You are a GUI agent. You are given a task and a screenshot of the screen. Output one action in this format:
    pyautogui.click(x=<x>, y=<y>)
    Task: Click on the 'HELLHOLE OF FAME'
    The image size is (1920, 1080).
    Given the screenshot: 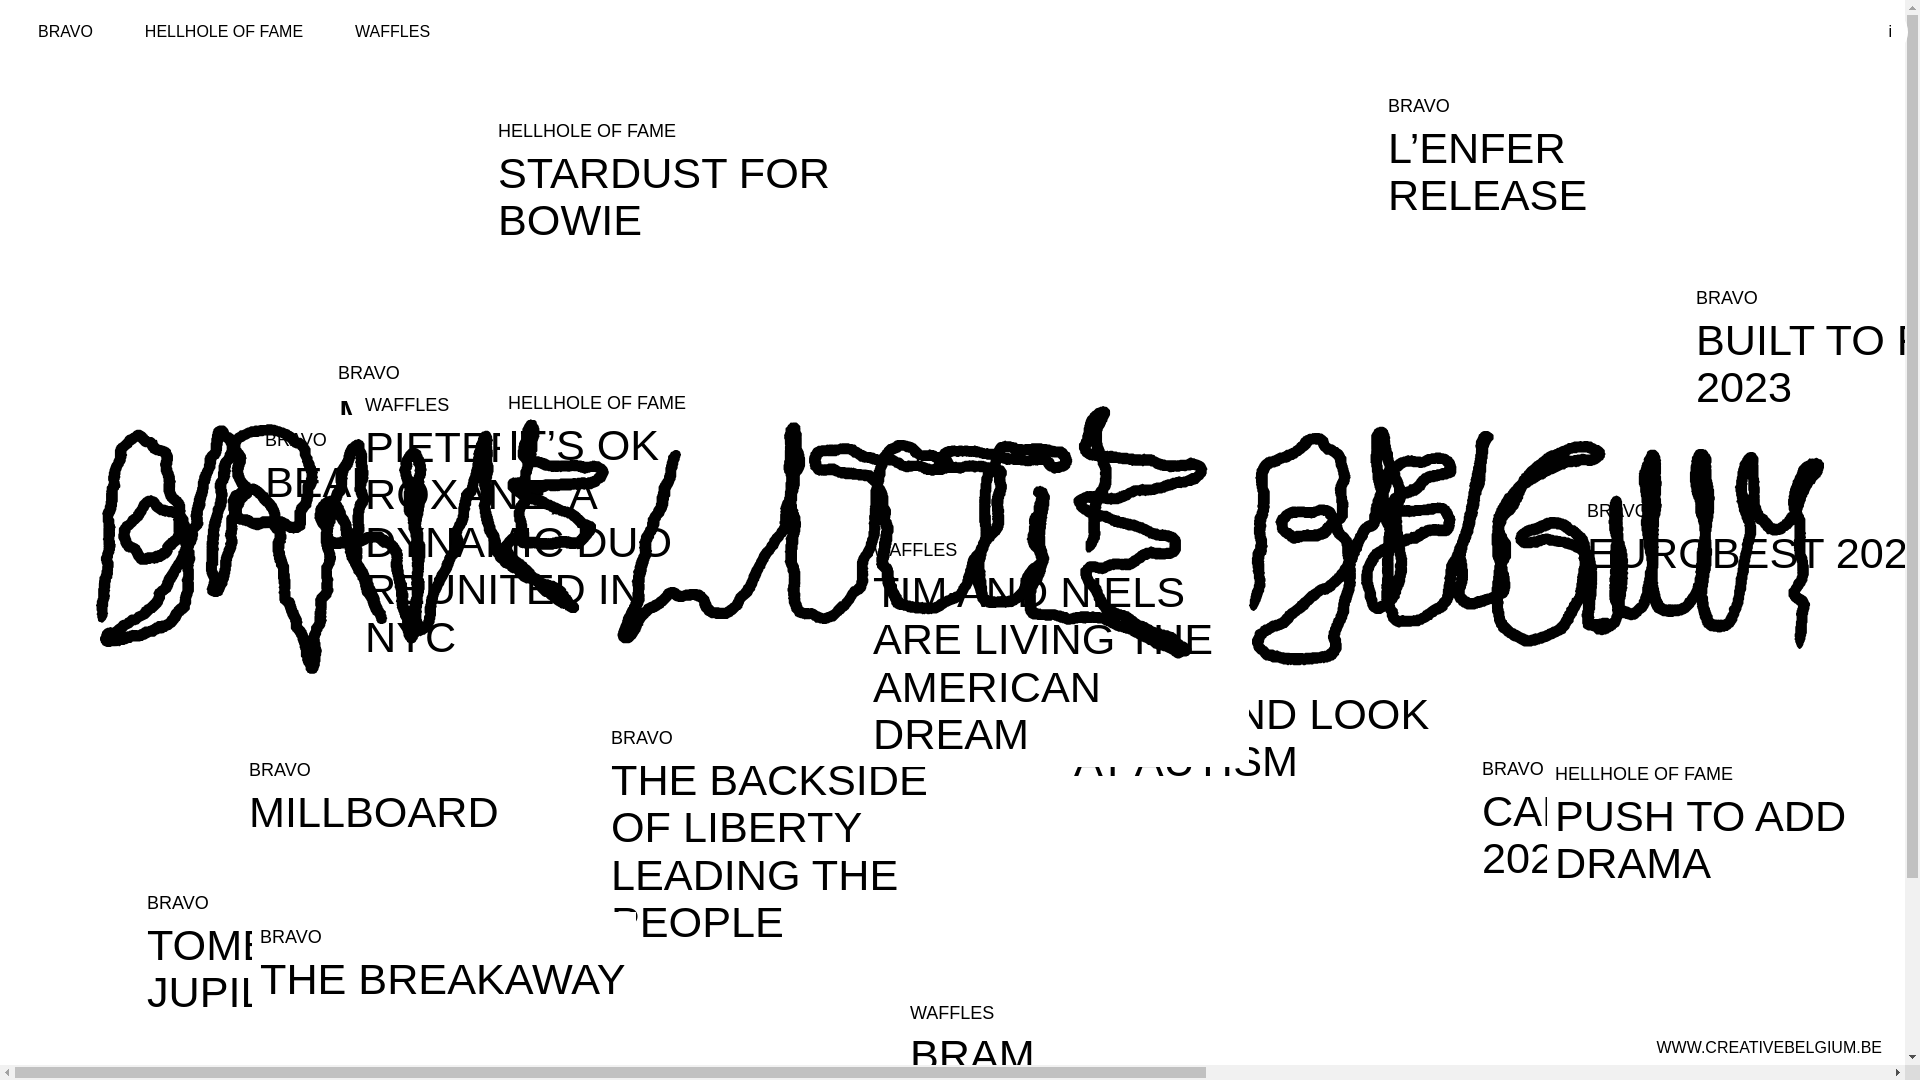 What is the action you would take?
    pyautogui.click(x=224, y=31)
    